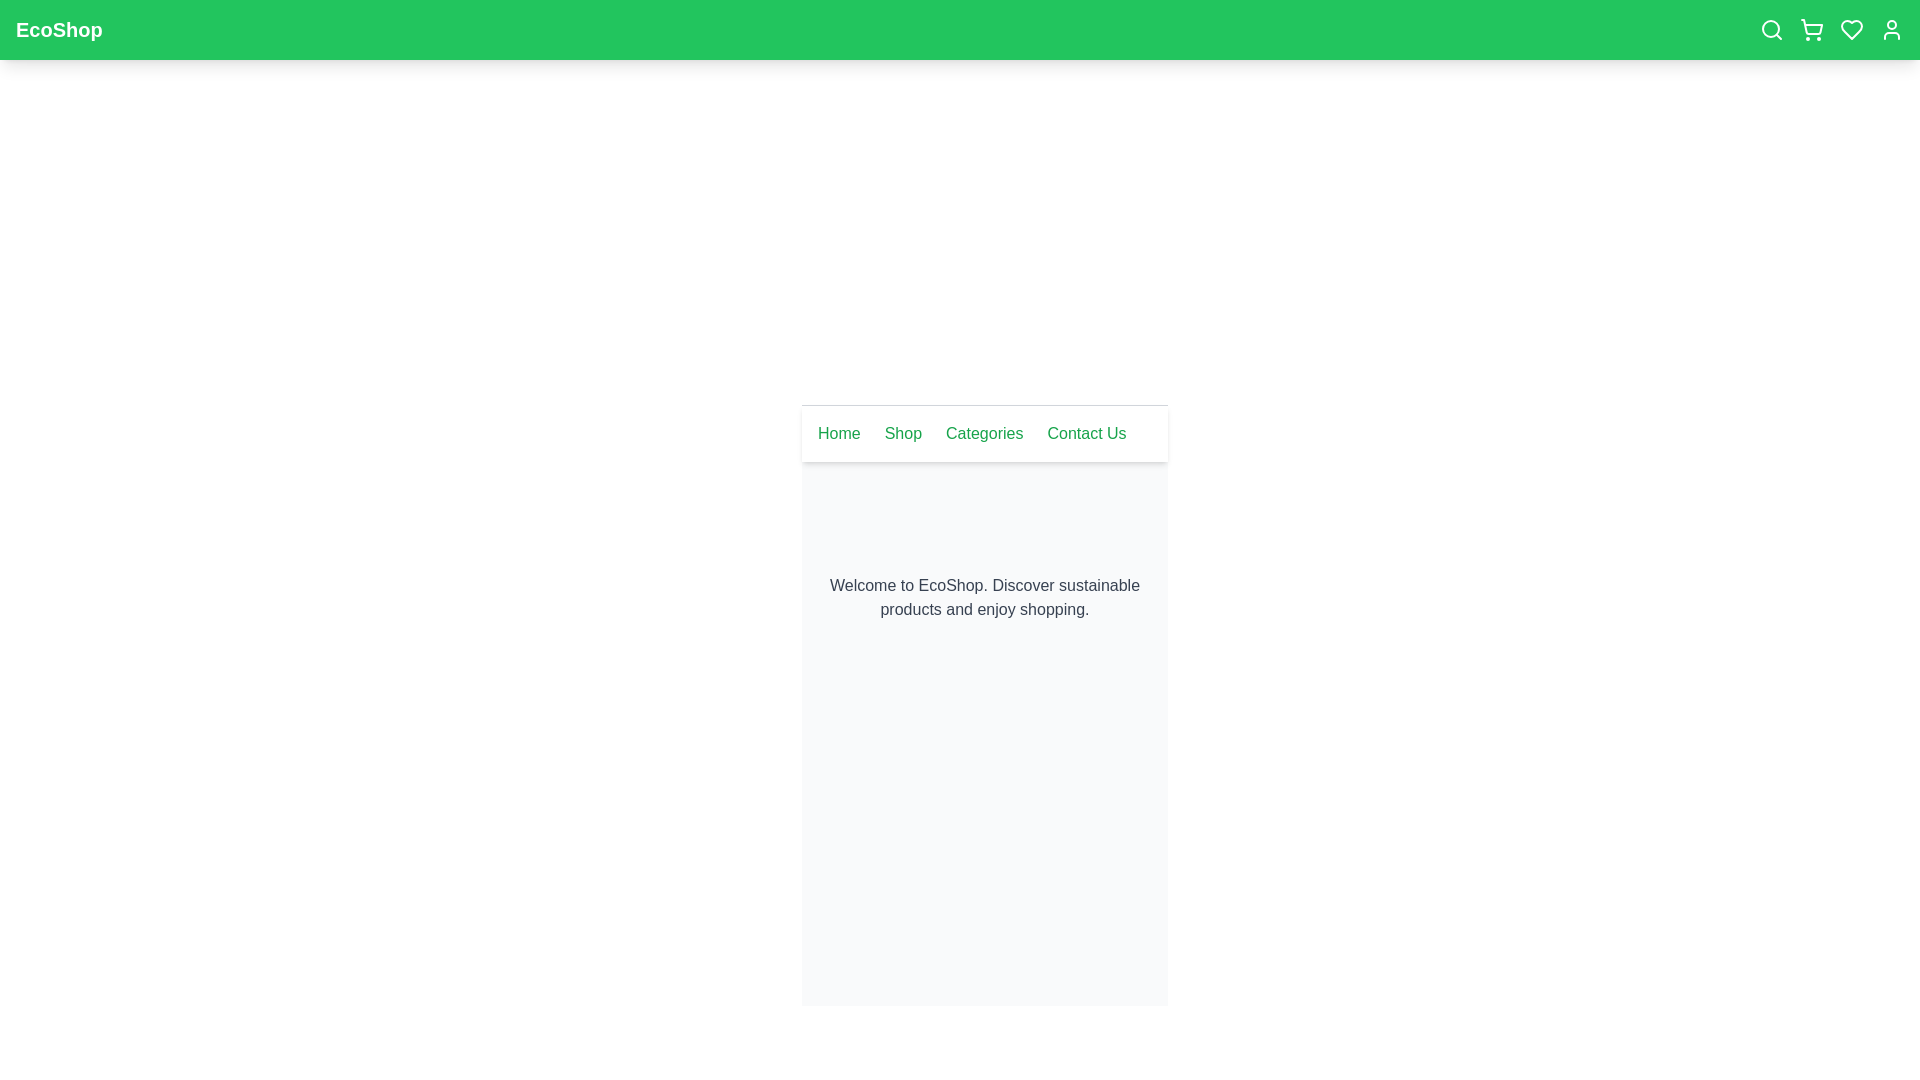 This screenshot has height=1080, width=1920. Describe the element at coordinates (984, 433) in the screenshot. I see `the 'Categories' link in the navigation bar` at that location.